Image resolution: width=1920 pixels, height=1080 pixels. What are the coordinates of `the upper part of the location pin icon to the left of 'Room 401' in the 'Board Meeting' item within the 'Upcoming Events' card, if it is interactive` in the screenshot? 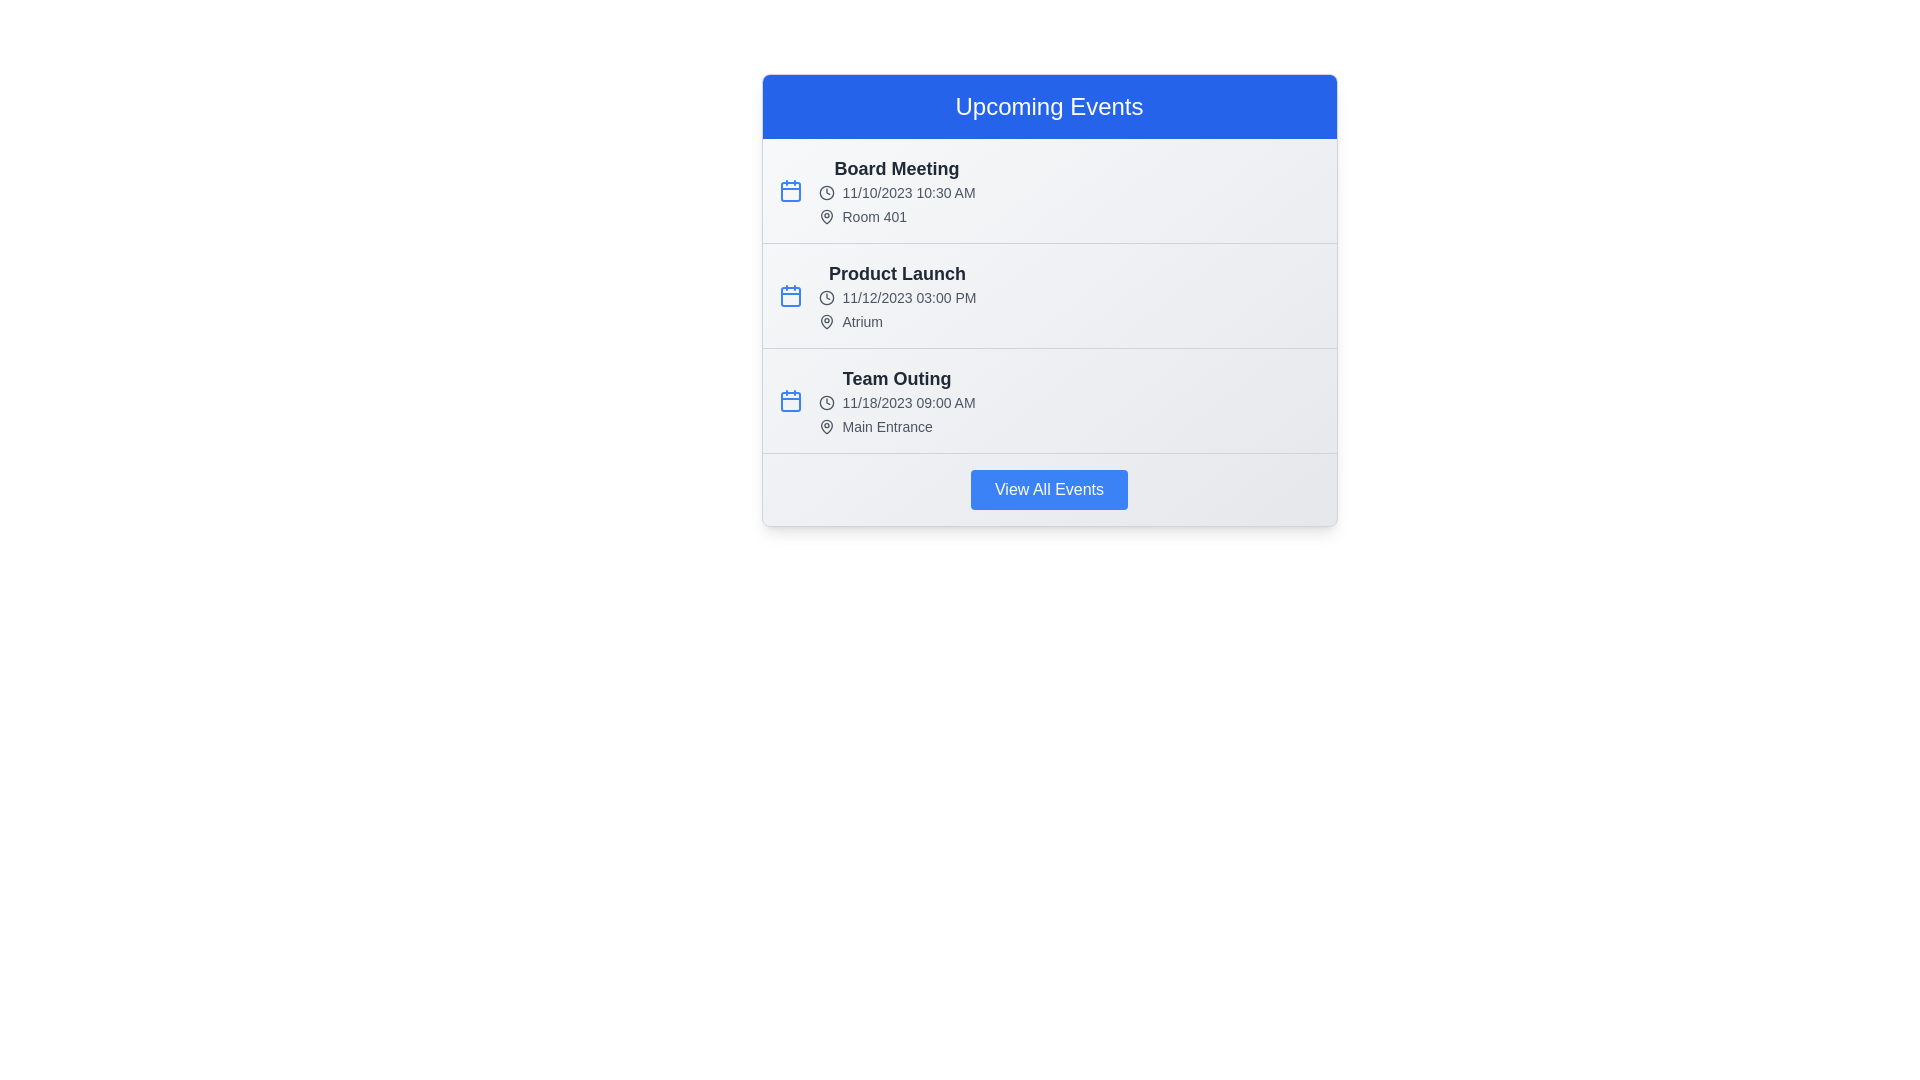 It's located at (826, 216).